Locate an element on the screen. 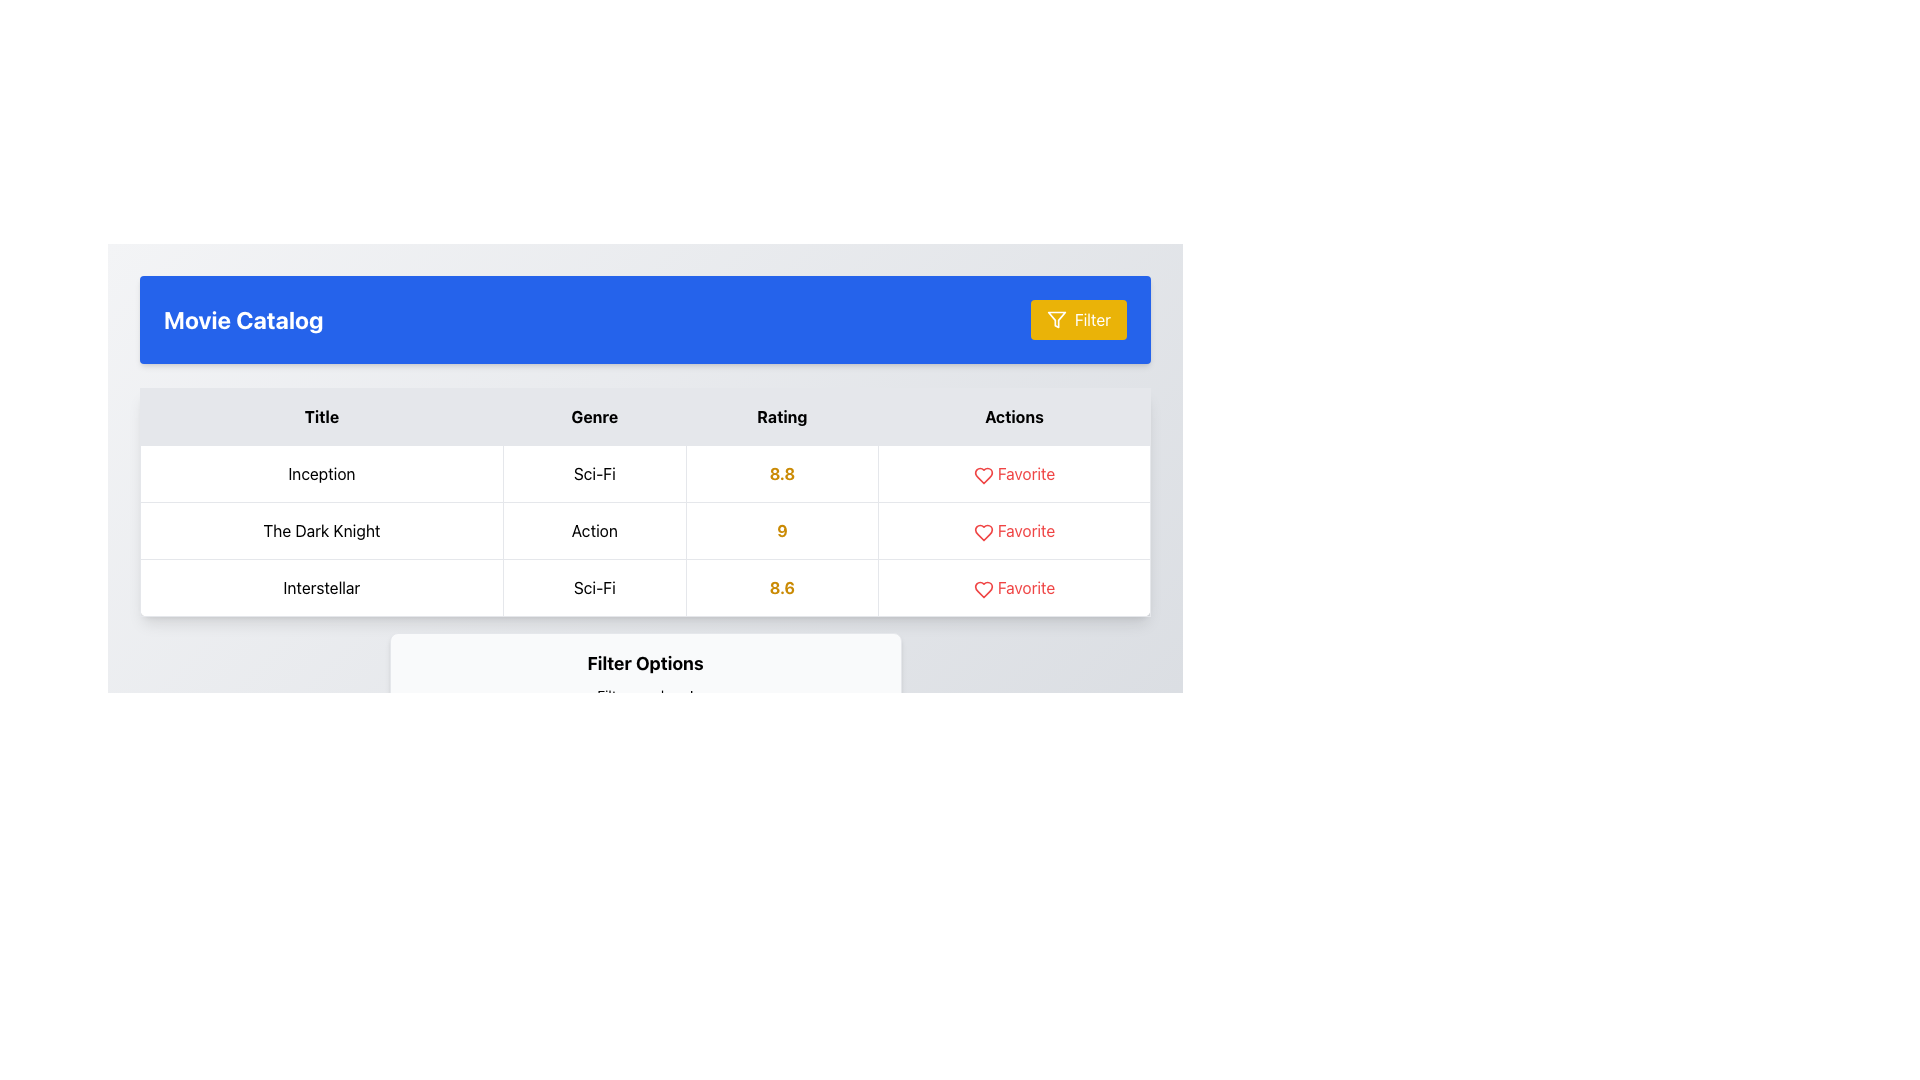 The height and width of the screenshot is (1080, 1920). the triangular funnel icon located within the 'Filter' button, which is centered in its rectangular boundary at the top-right area of the layout is located at coordinates (1055, 319).